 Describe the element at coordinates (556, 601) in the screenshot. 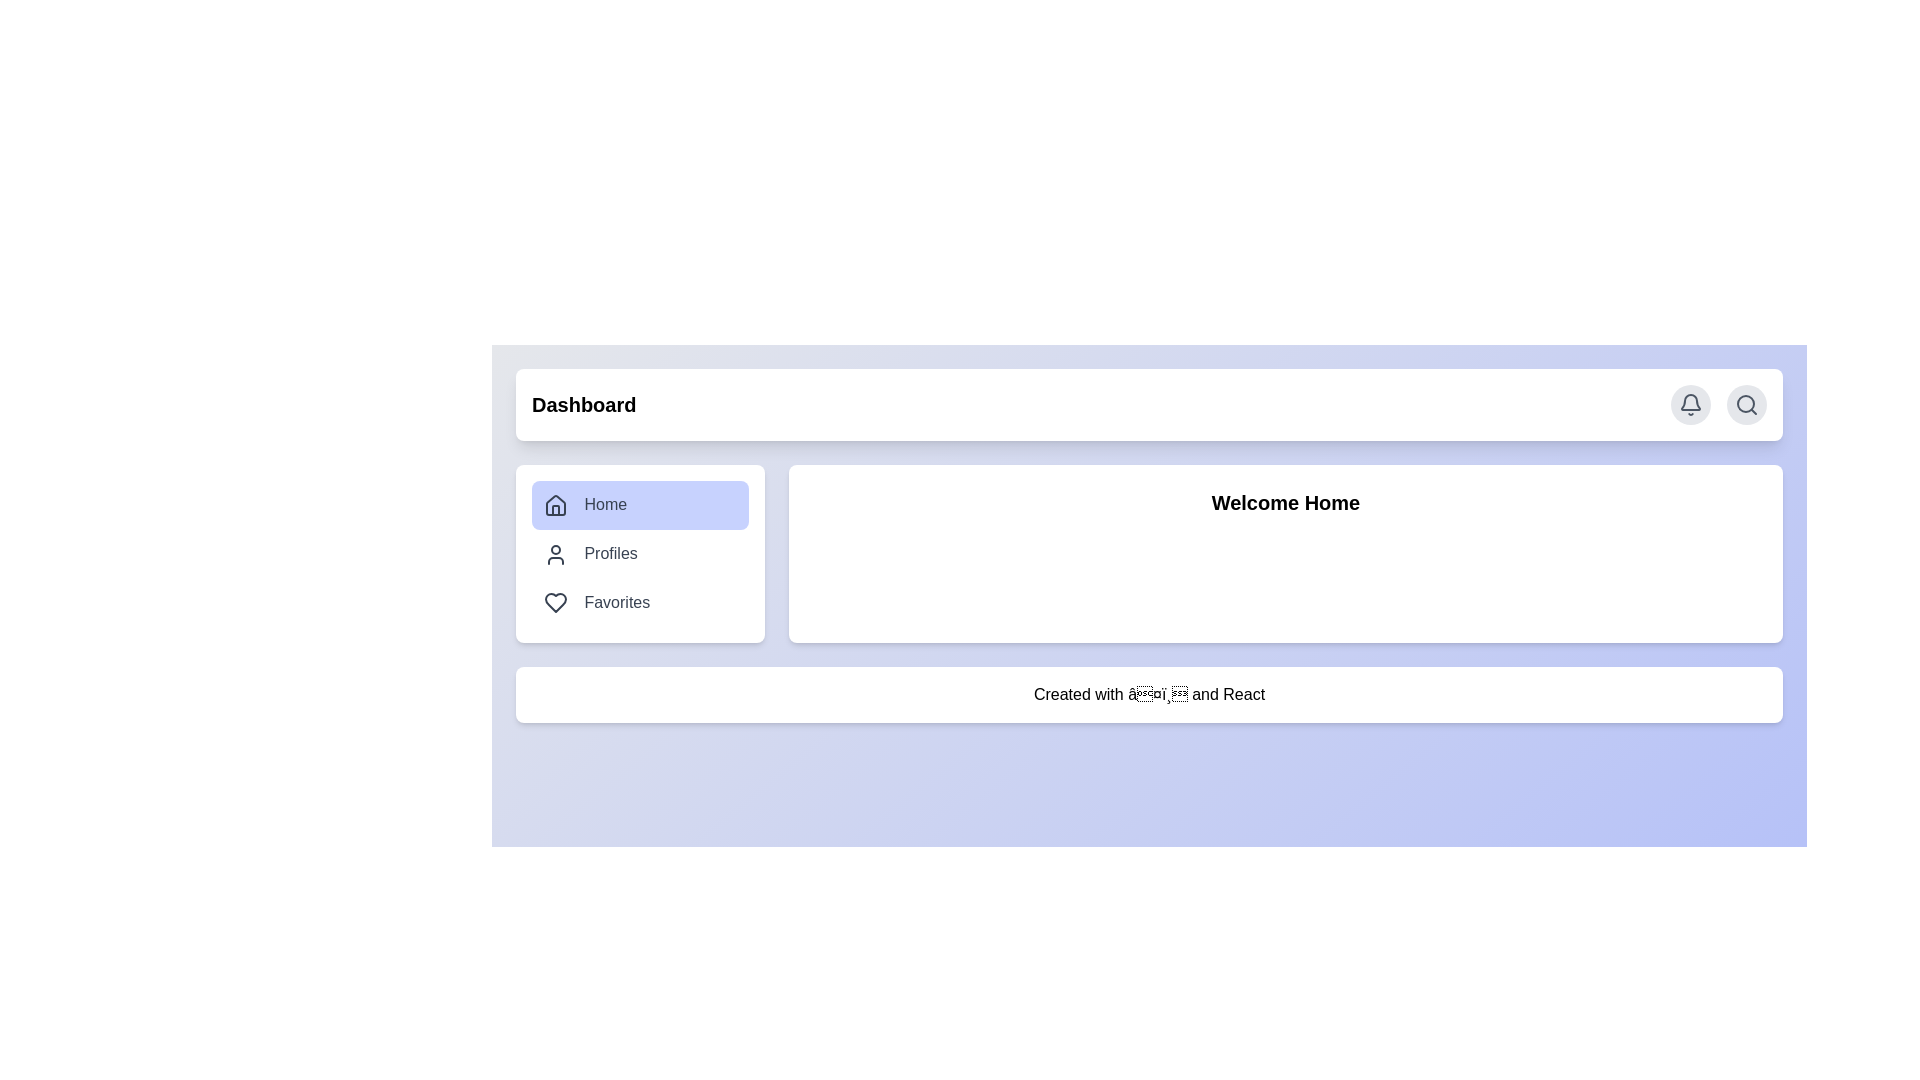

I see `the heart icon in the vertical navigation menu` at that location.